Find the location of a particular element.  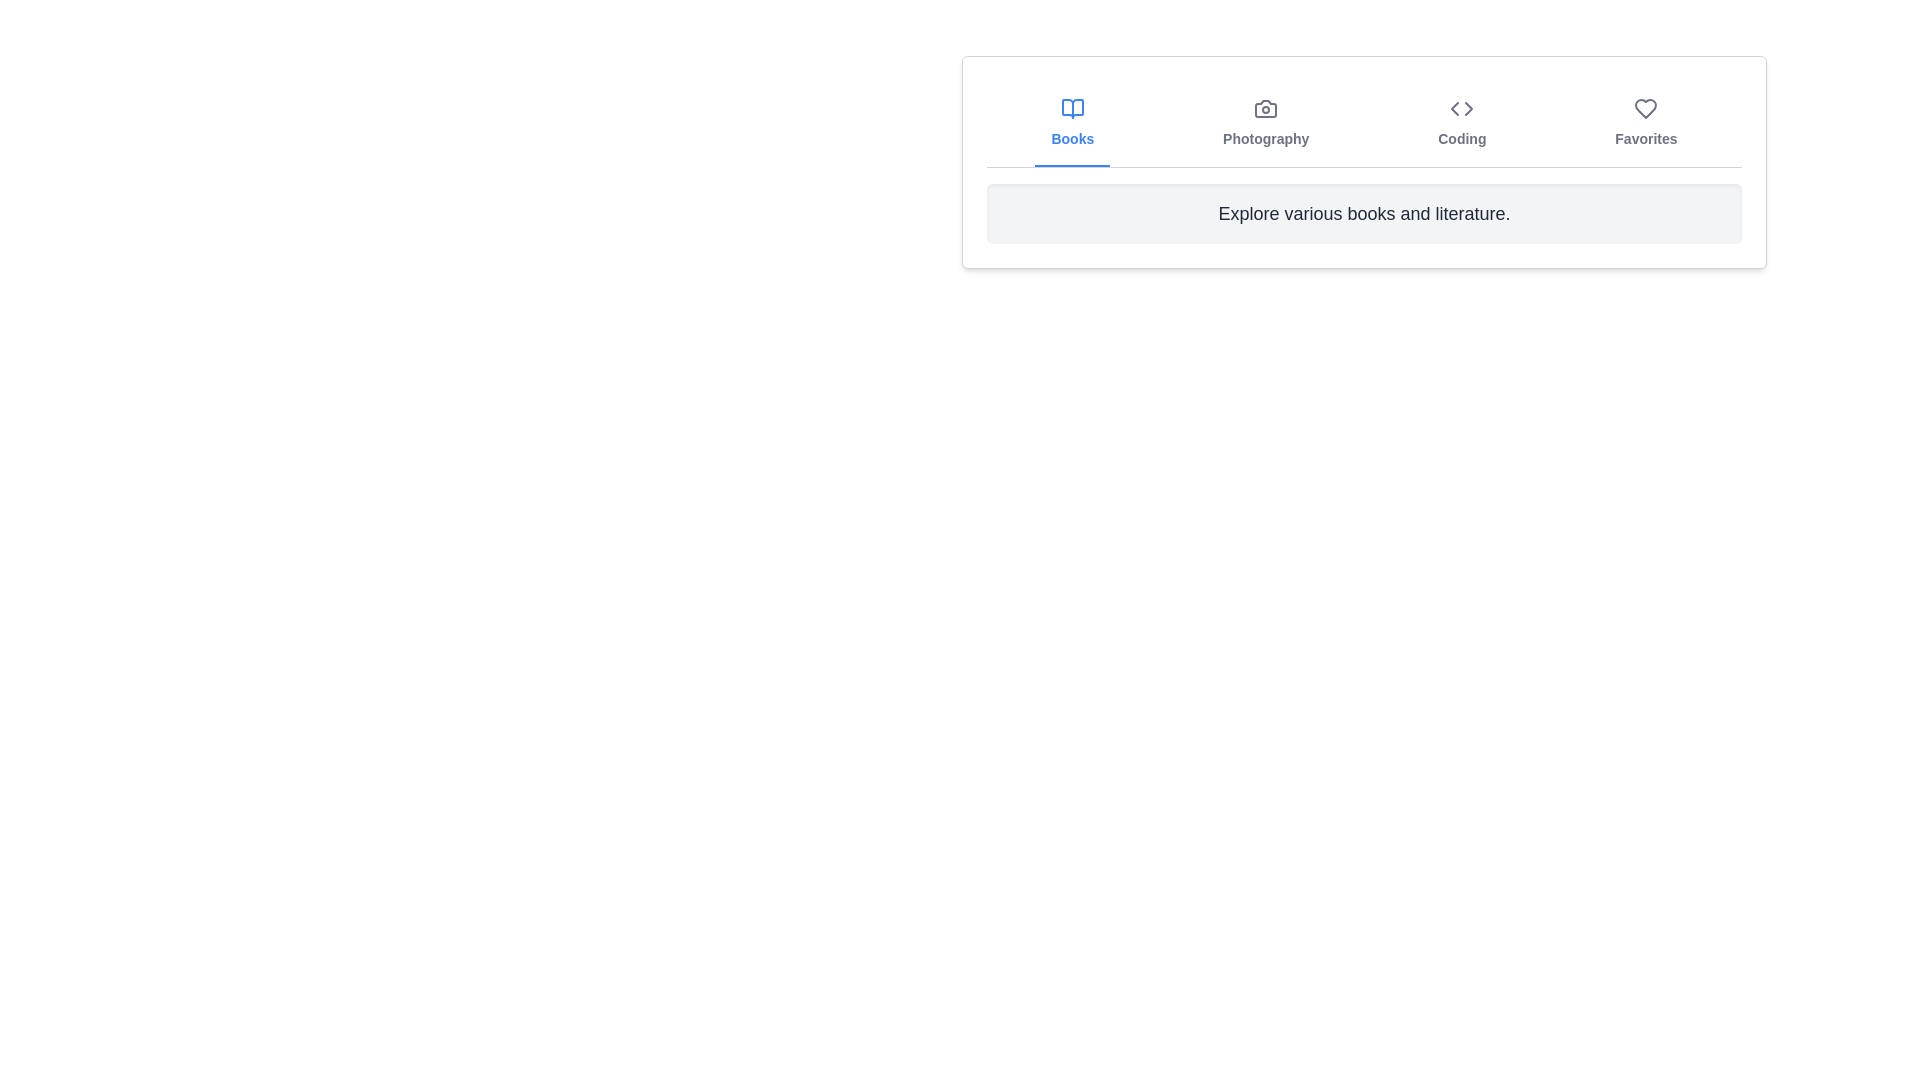

the 'Books' category selector in the upper-left corner of the menu is located at coordinates (1071, 123).